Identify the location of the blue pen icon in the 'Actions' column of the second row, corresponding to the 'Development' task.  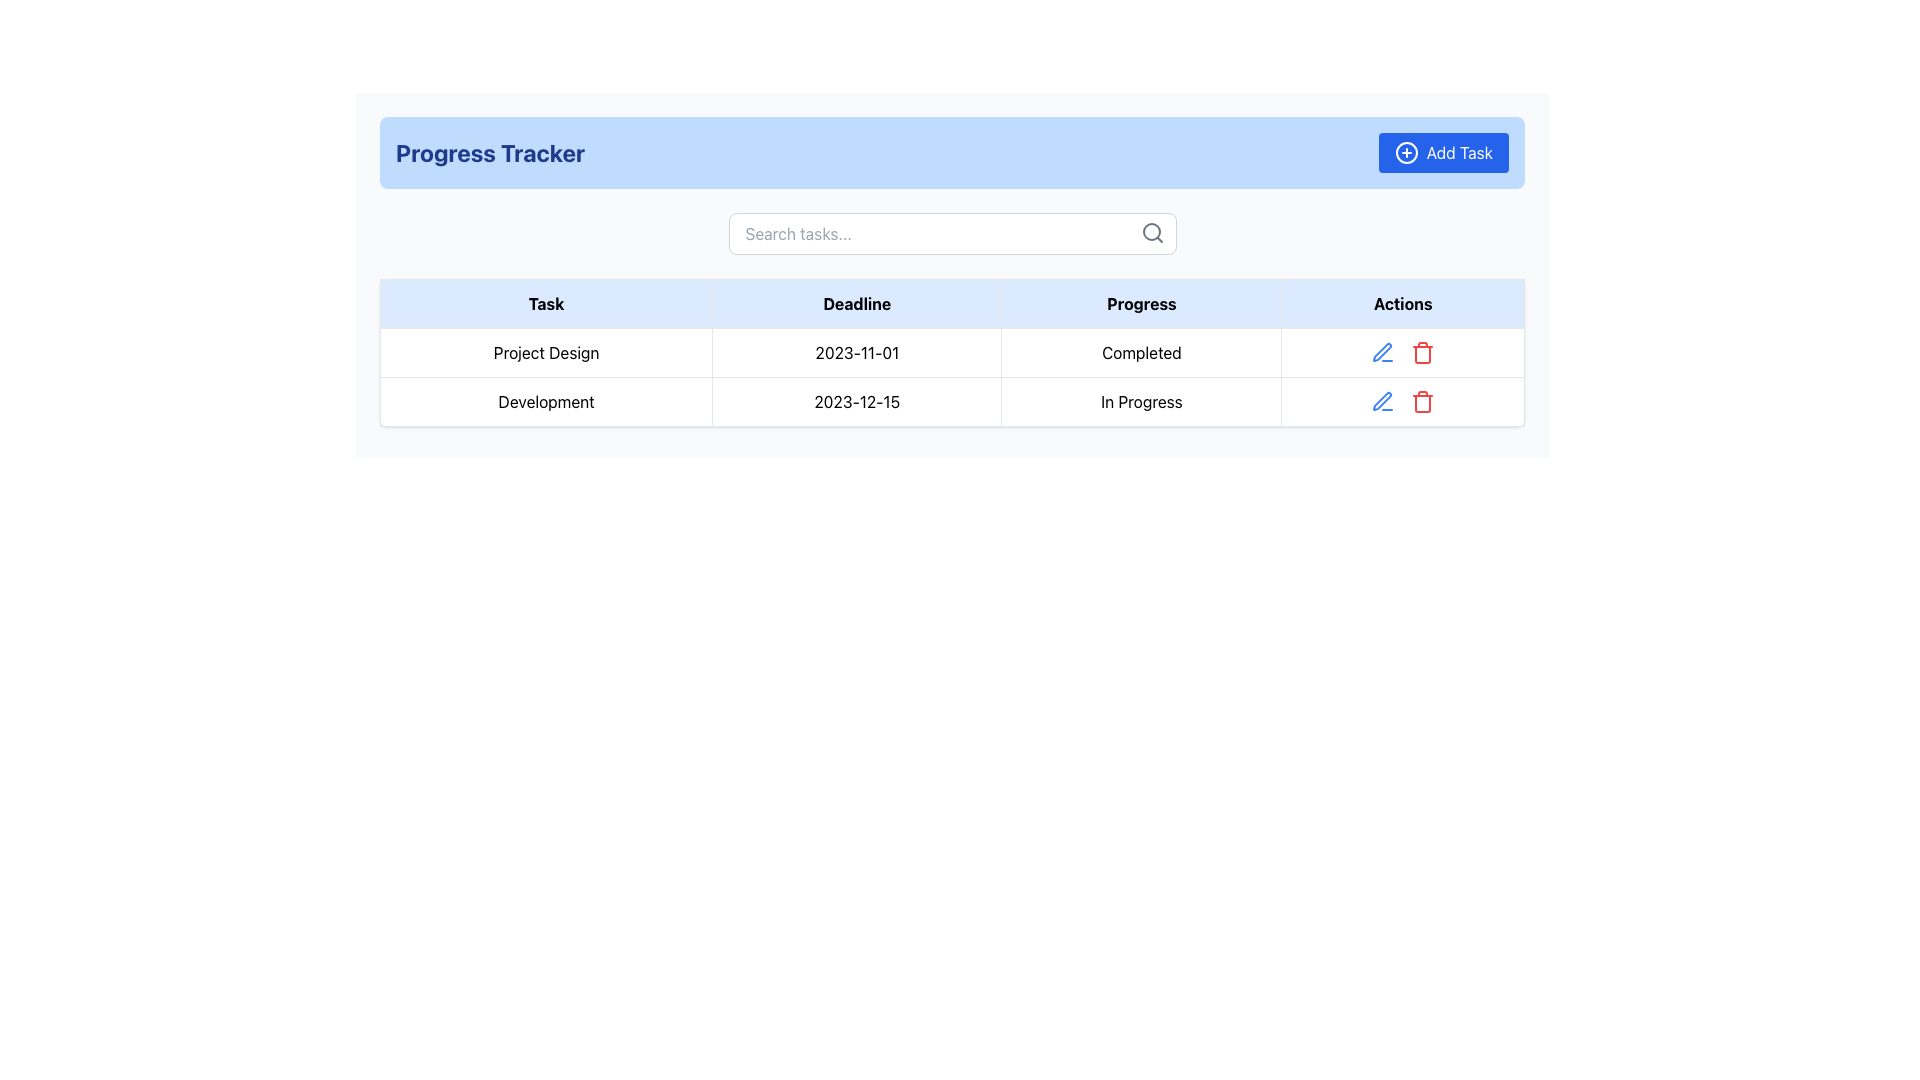
(1381, 350).